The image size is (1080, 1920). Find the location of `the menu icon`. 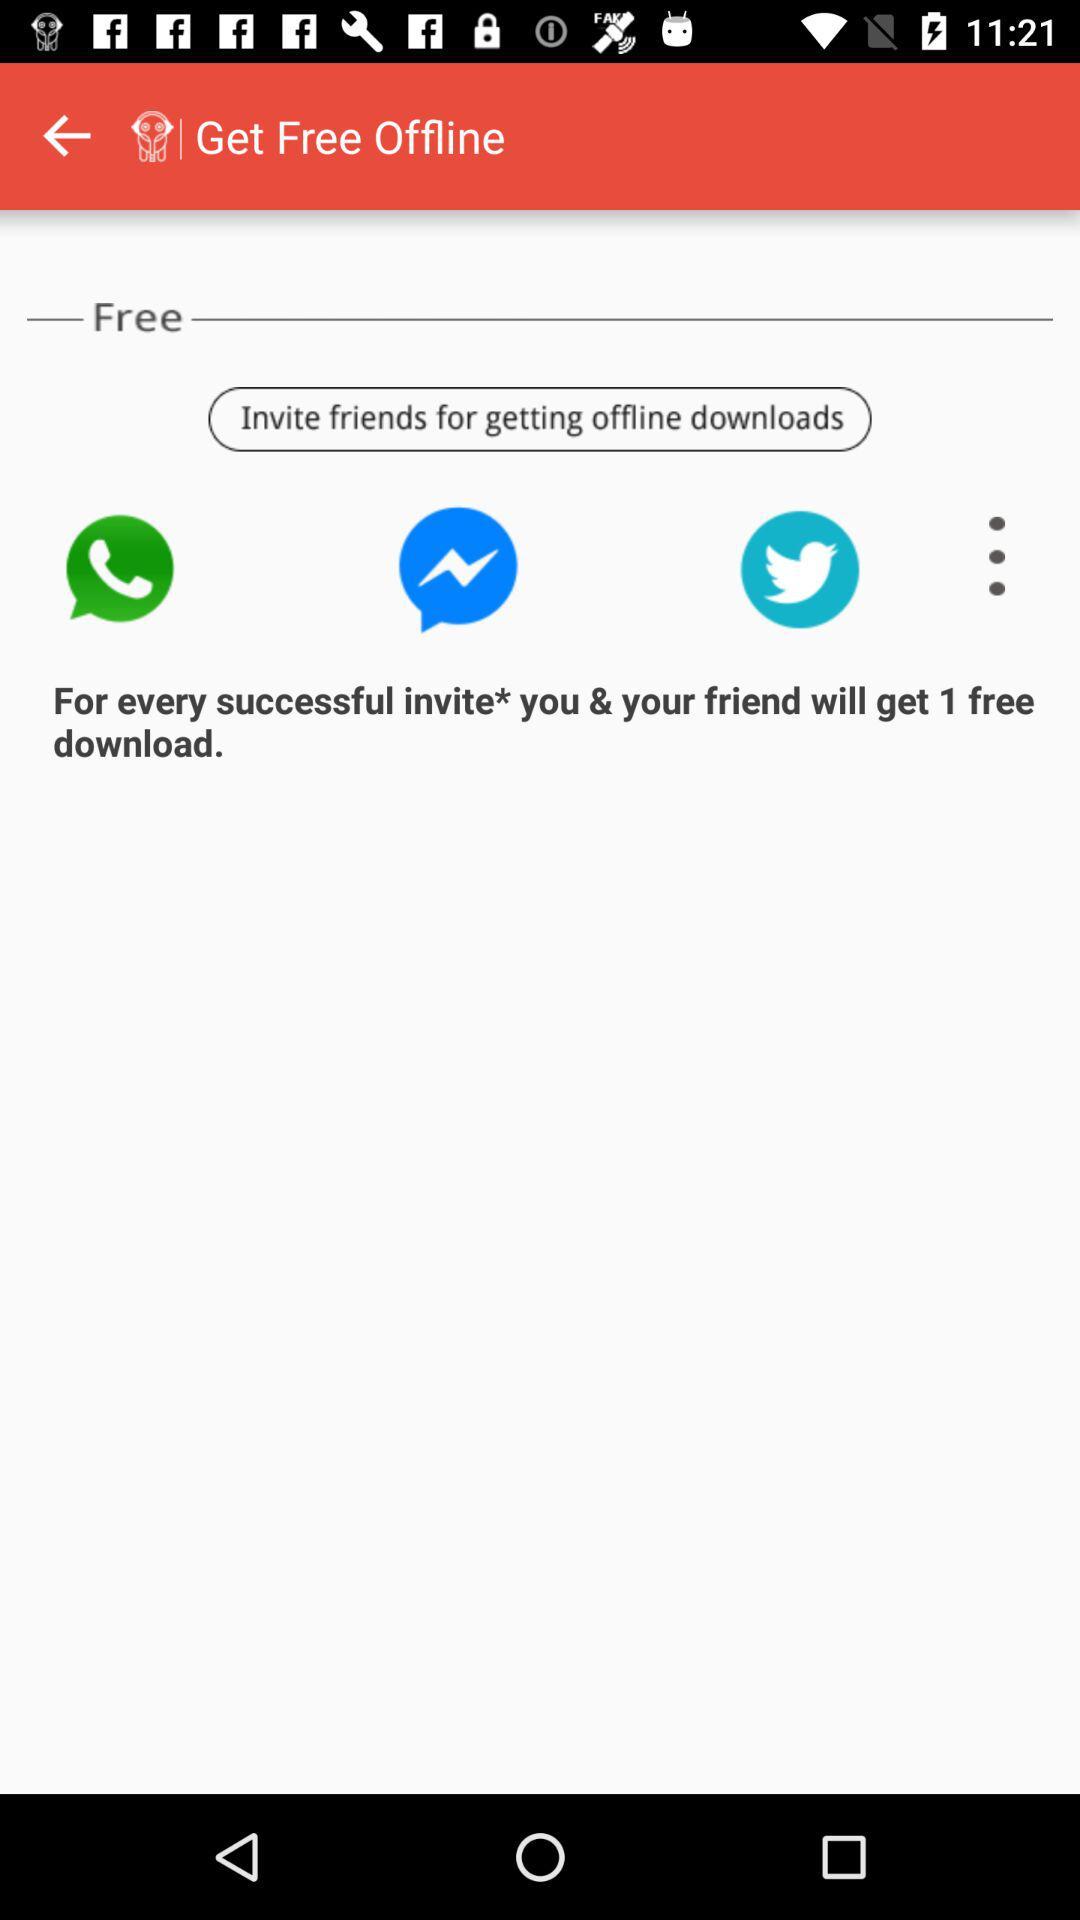

the menu icon is located at coordinates (997, 556).